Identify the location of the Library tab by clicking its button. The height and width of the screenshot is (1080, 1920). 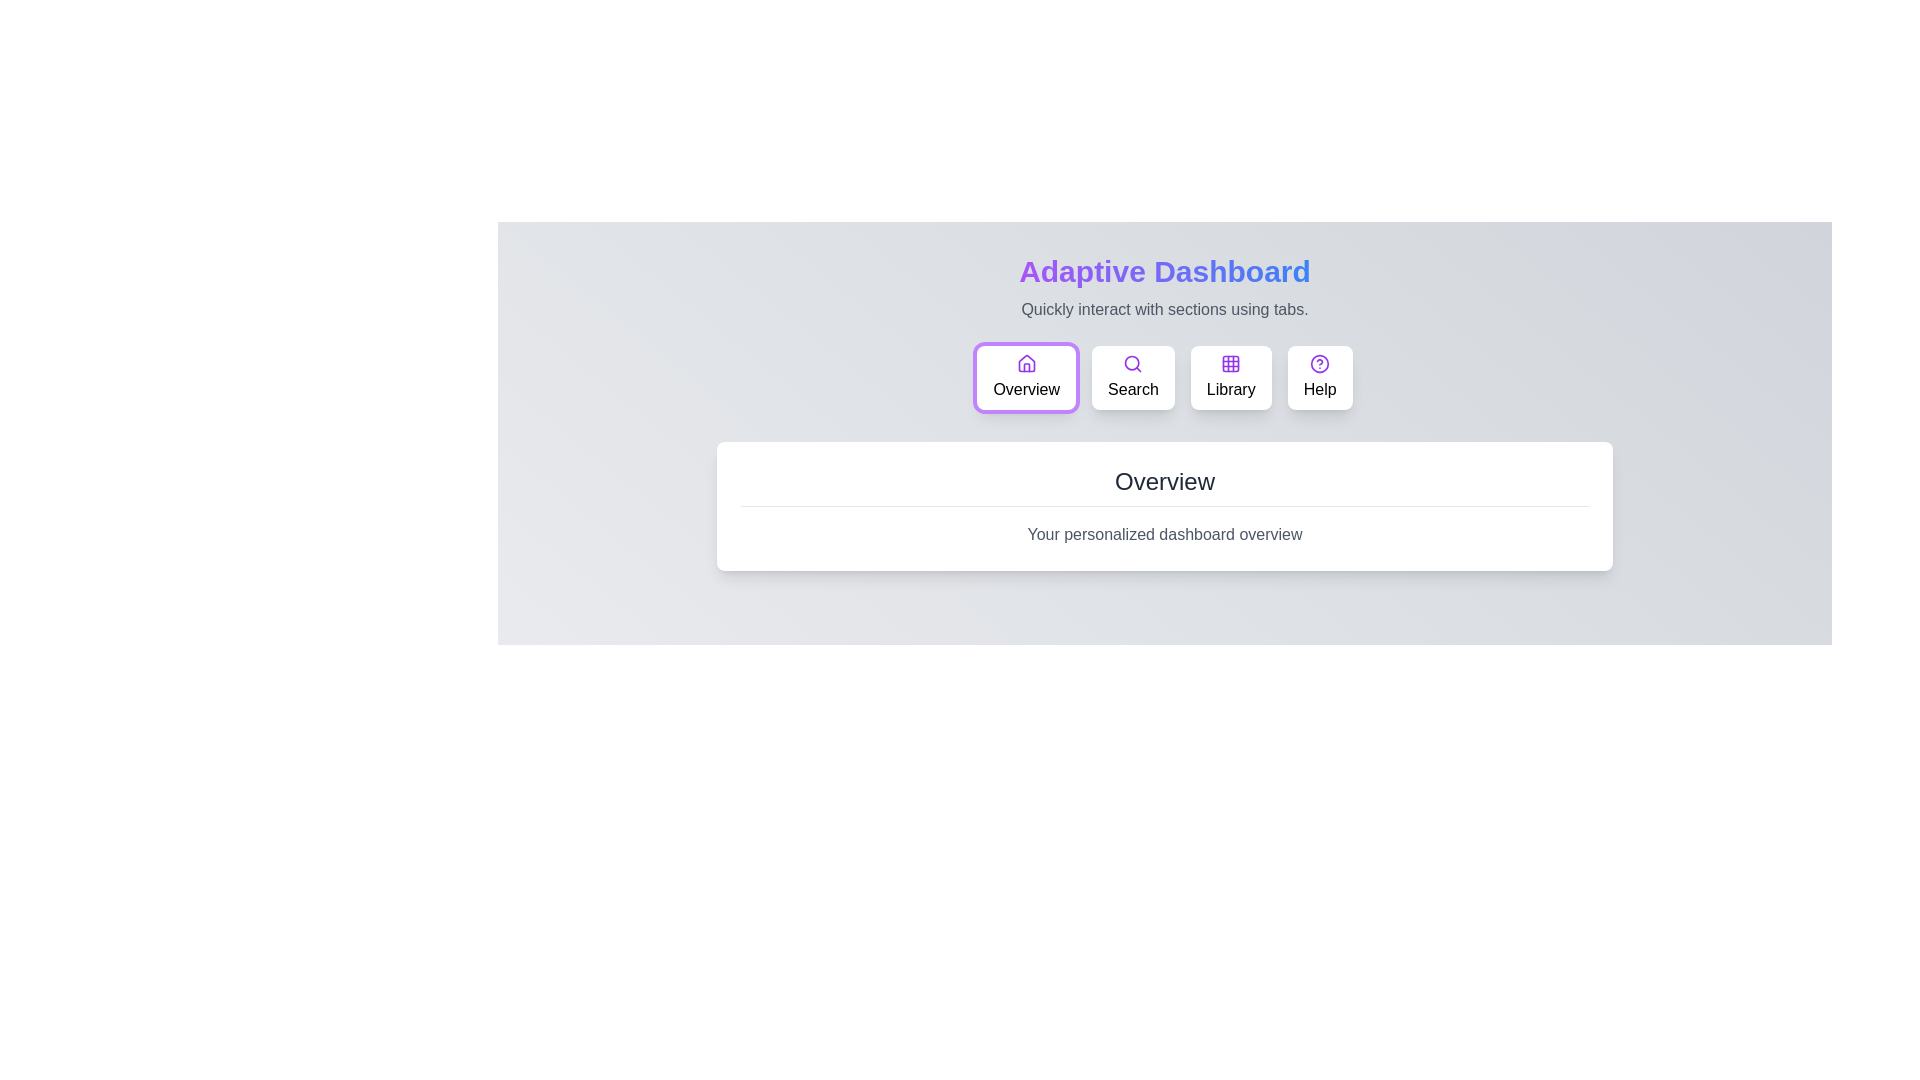
(1230, 378).